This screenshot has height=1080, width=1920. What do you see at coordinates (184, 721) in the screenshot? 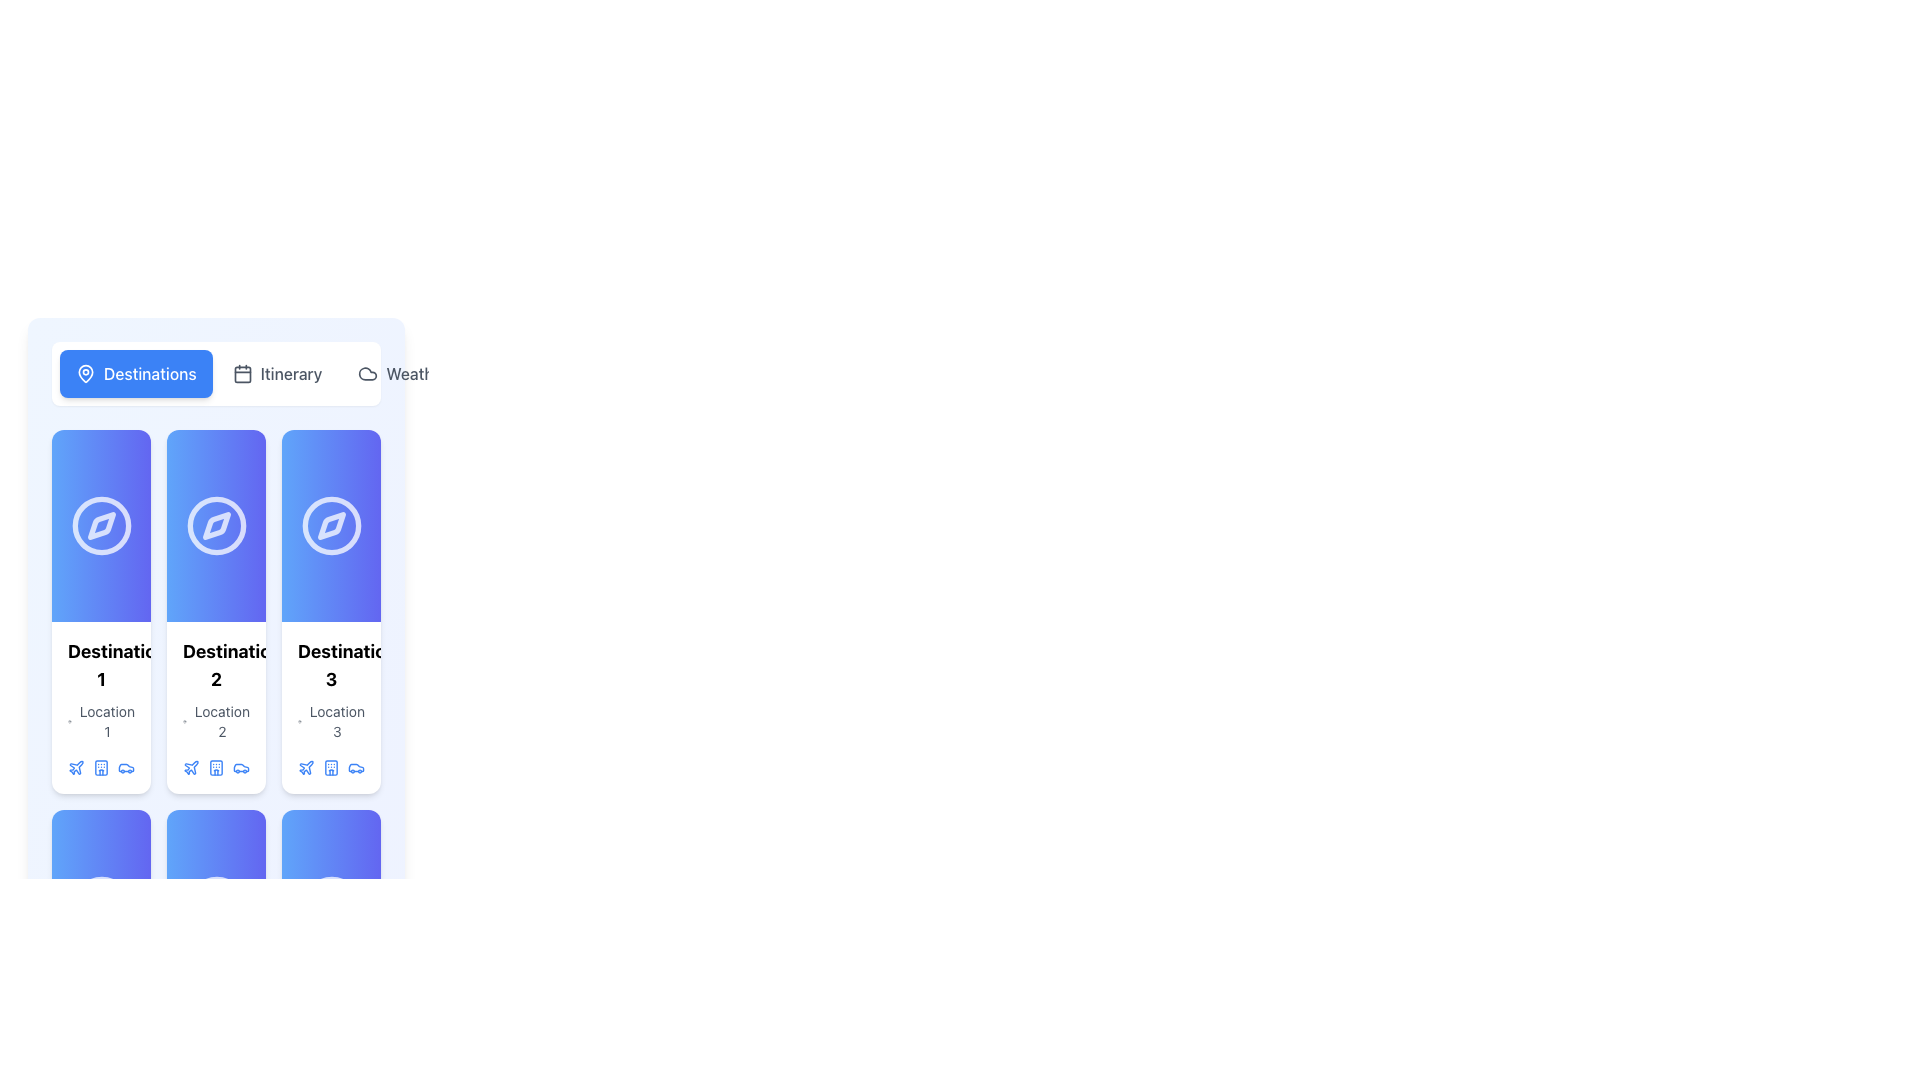
I see `the pin icon representing 'Location 2'` at bounding box center [184, 721].